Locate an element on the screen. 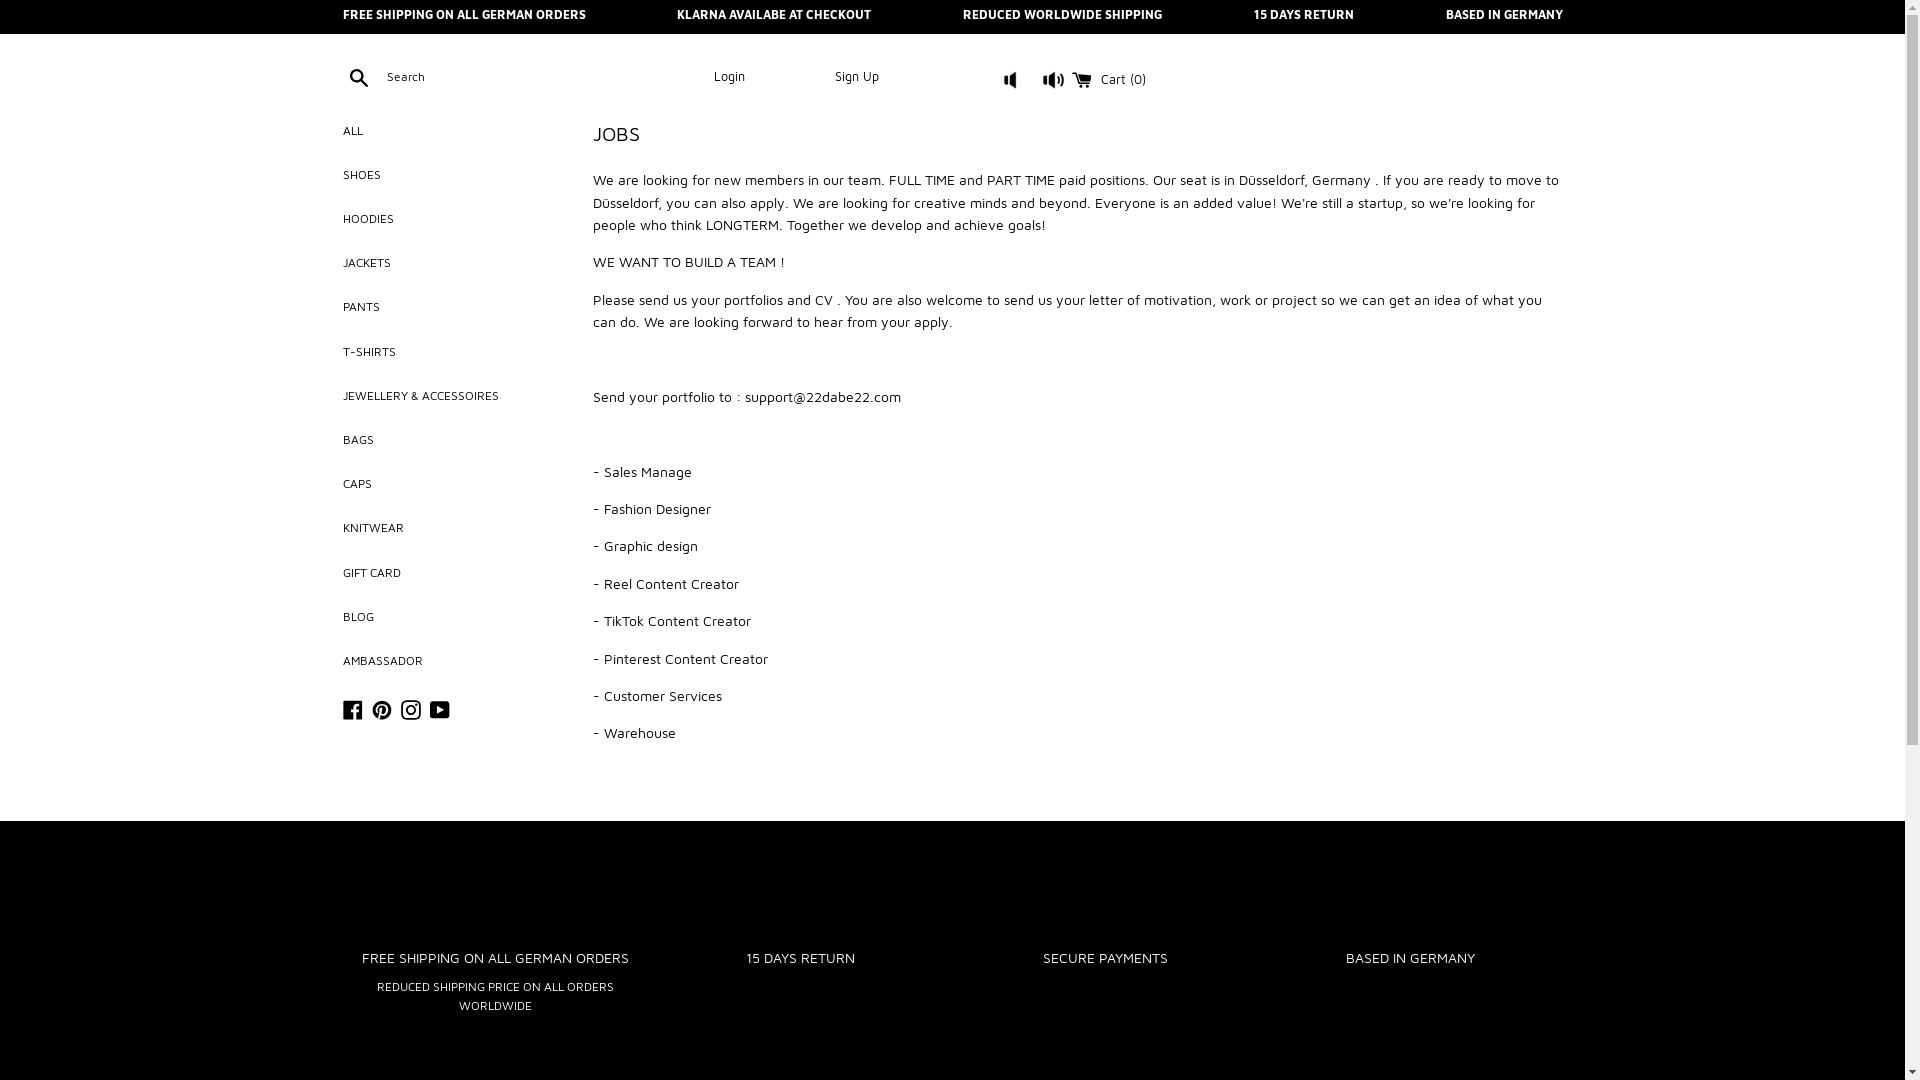 This screenshot has height=1080, width=1920. 'button' is located at coordinates (1035, 85).